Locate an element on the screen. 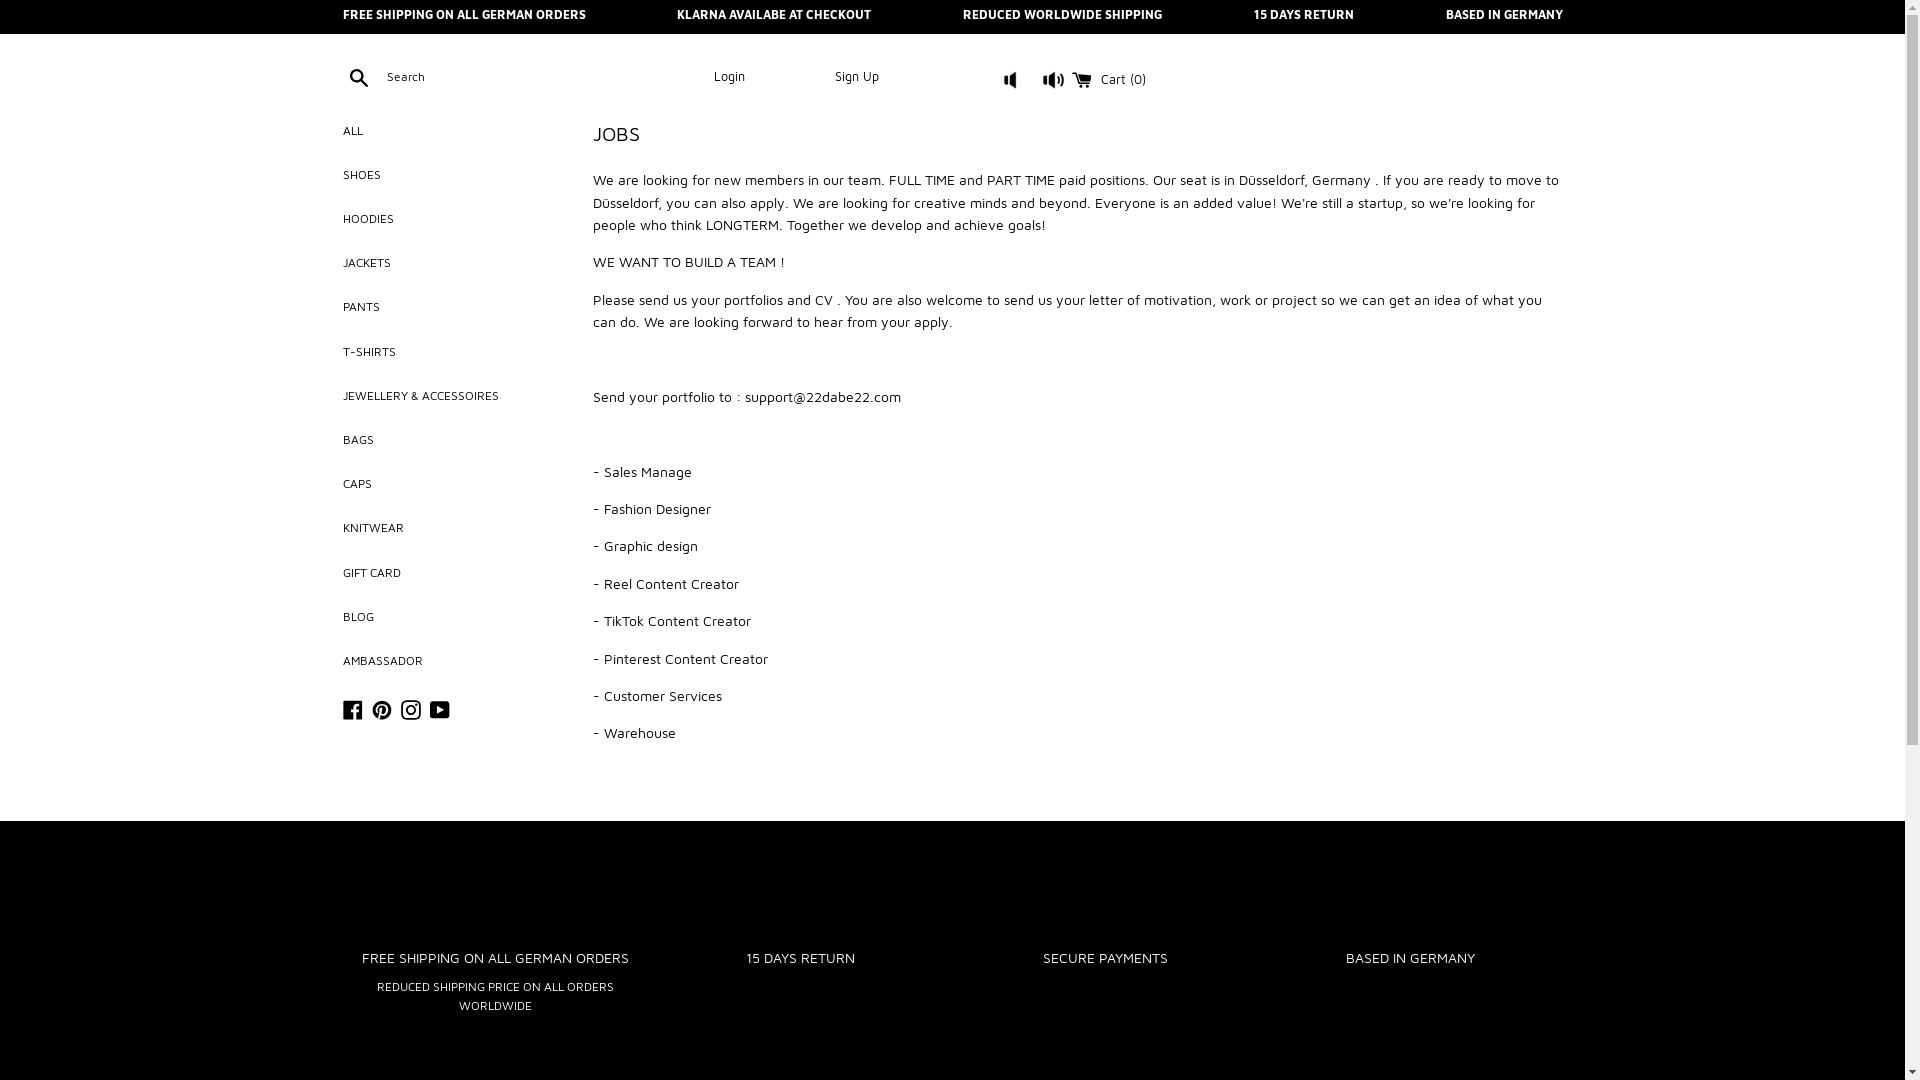 This screenshot has height=1080, width=1920. 'button' is located at coordinates (1035, 85).